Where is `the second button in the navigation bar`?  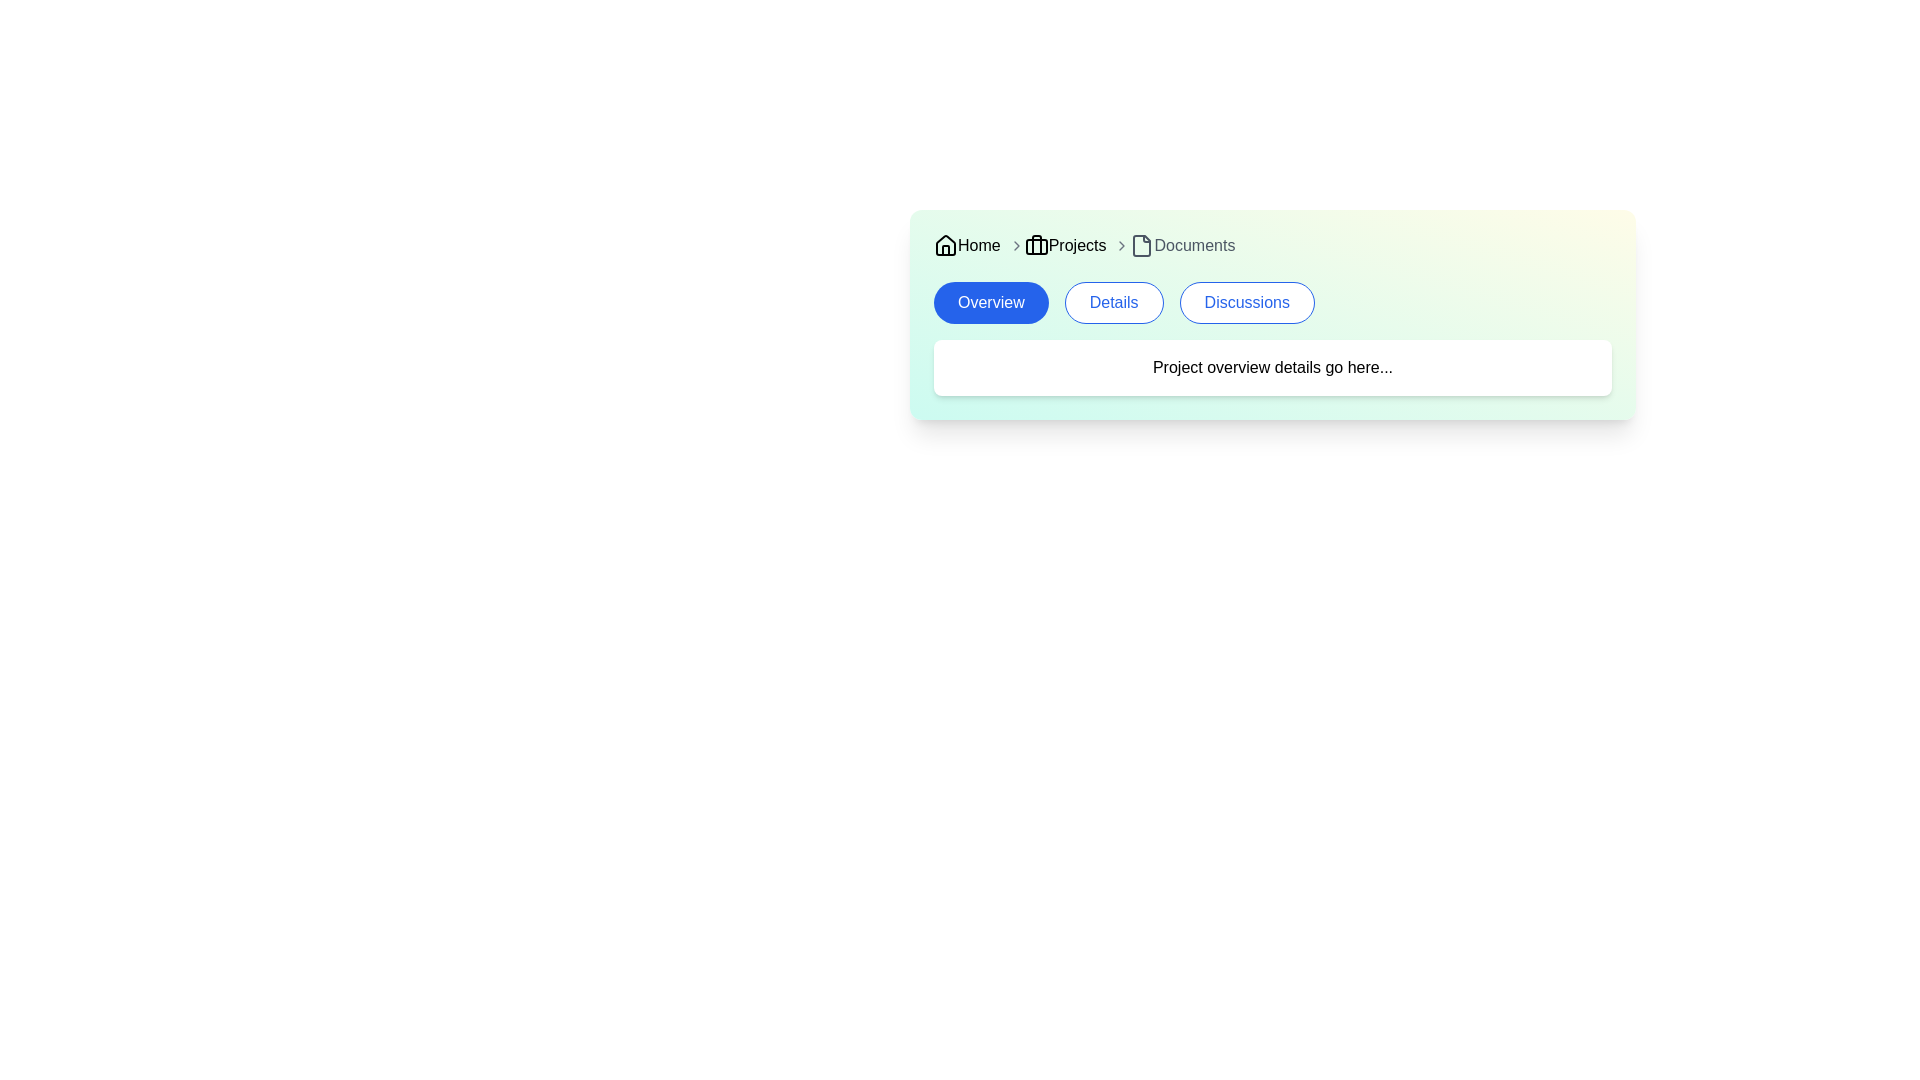 the second button in the navigation bar is located at coordinates (1112, 303).